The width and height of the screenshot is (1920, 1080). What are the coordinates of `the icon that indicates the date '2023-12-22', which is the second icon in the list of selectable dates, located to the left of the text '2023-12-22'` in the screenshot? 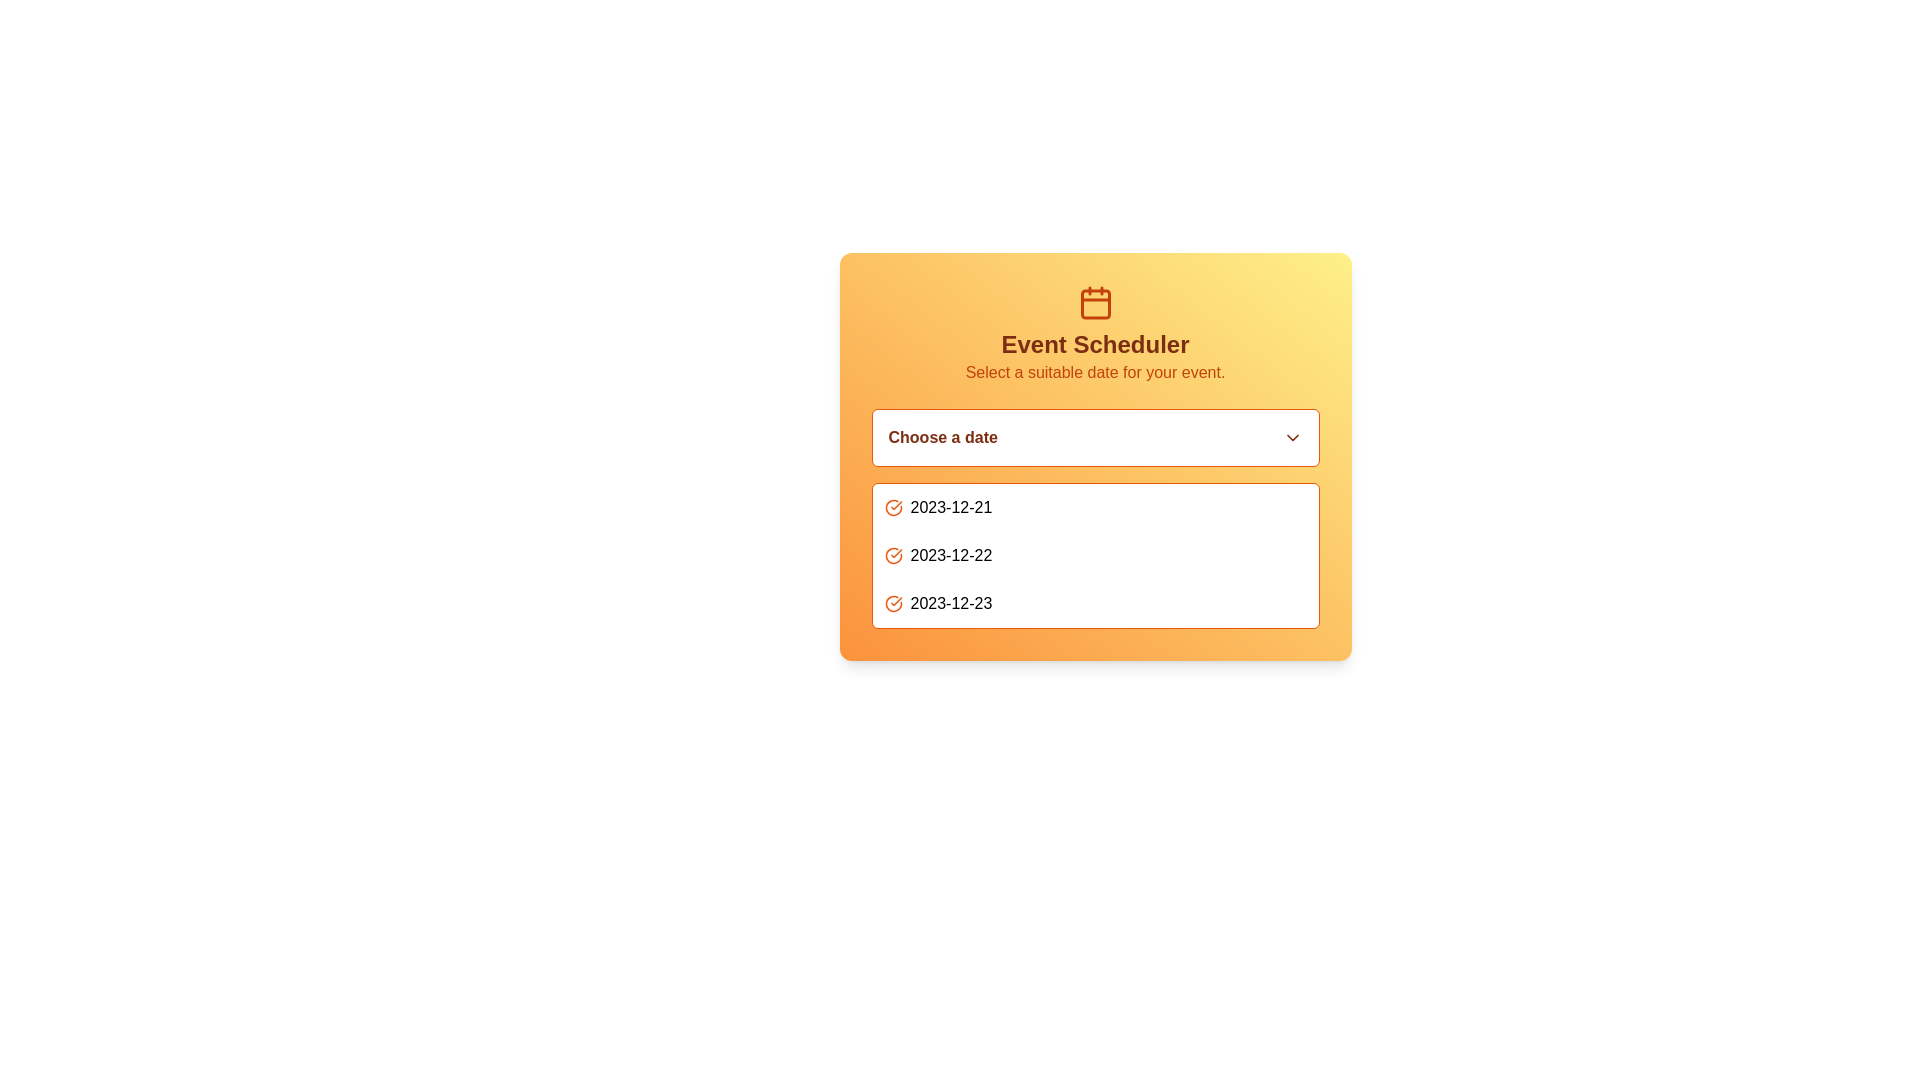 It's located at (892, 555).